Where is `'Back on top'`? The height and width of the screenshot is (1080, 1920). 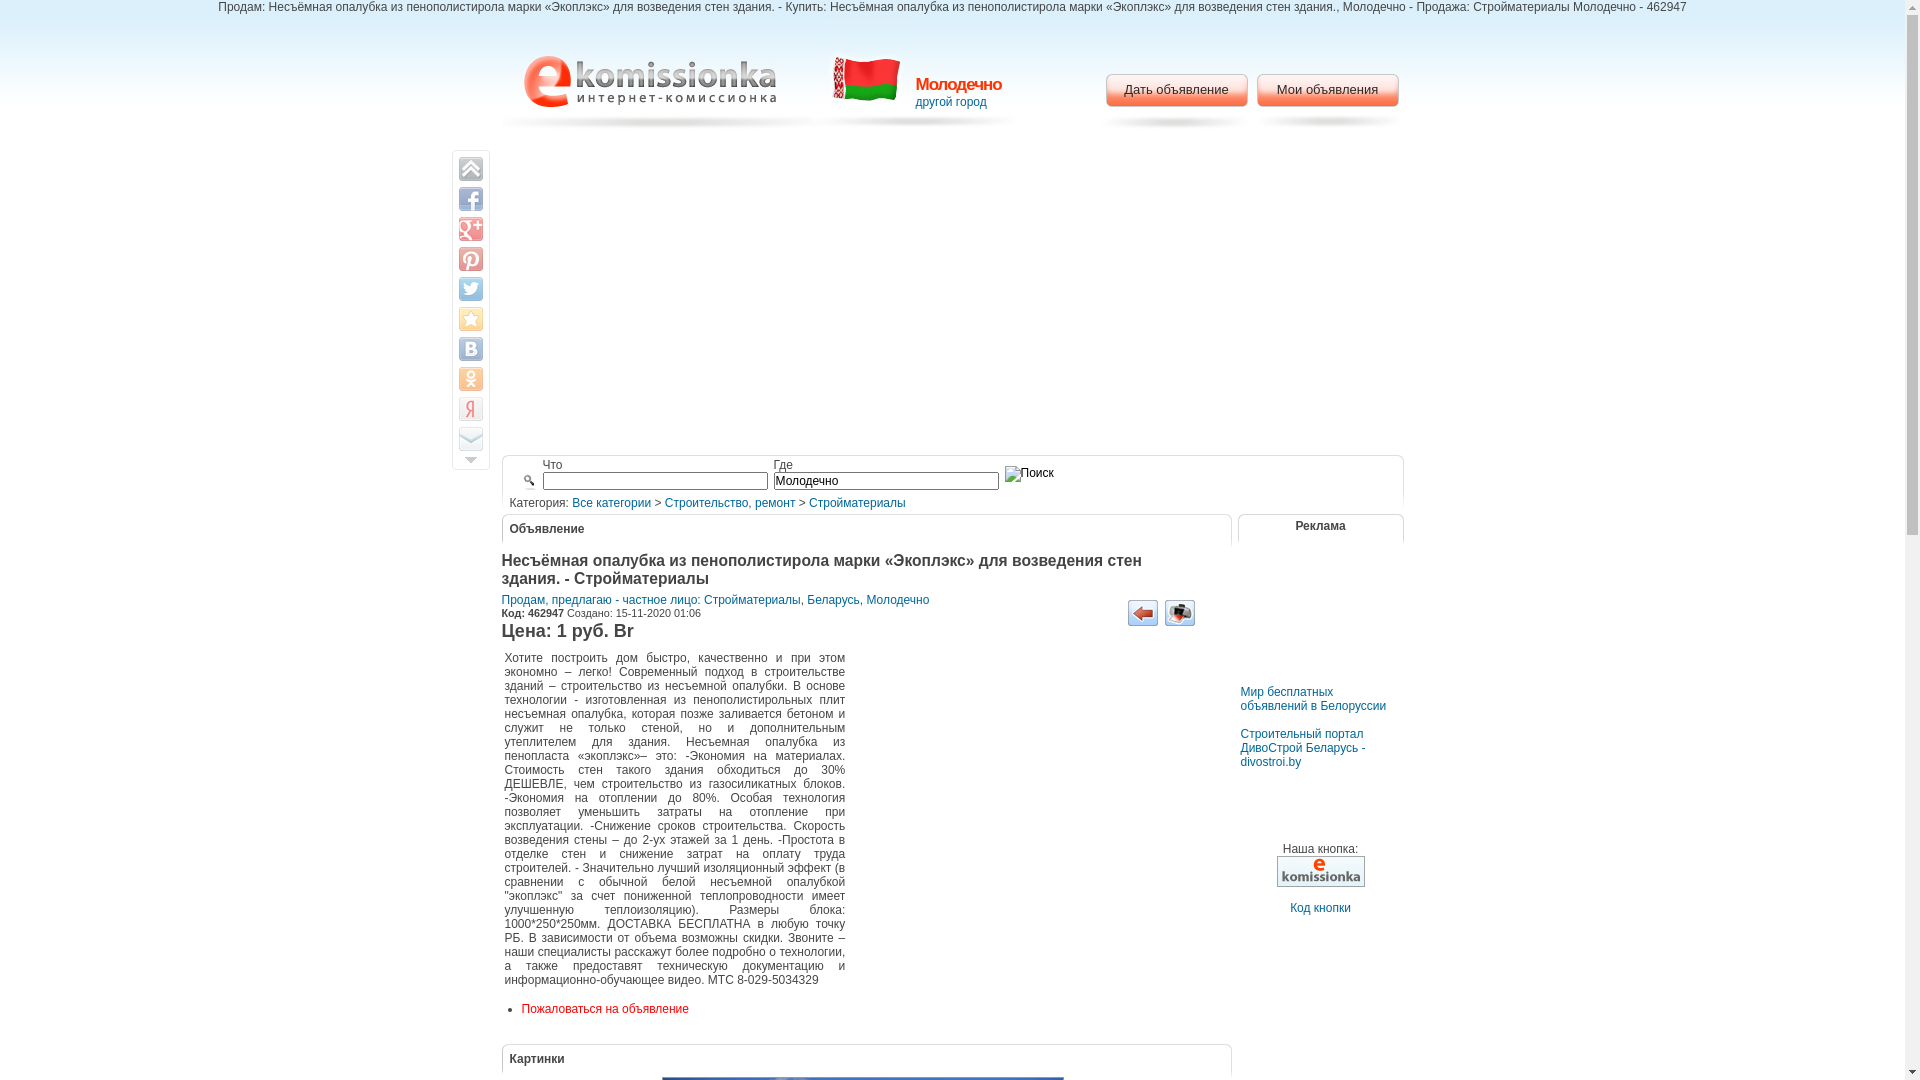
'Back on top' is located at coordinates (469, 168).